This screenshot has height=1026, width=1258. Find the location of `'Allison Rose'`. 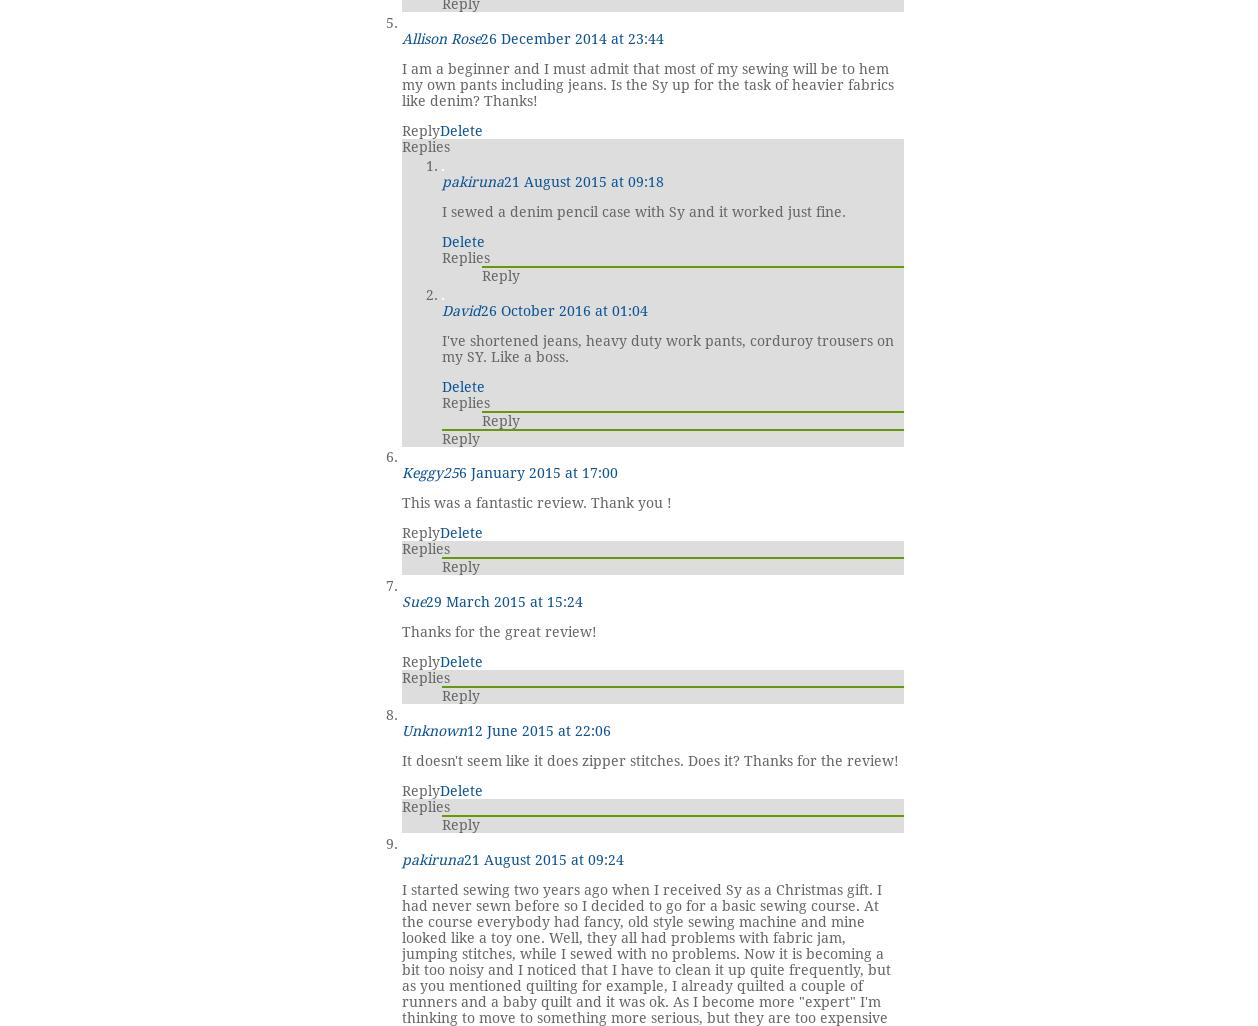

'Allison Rose' is located at coordinates (440, 38).